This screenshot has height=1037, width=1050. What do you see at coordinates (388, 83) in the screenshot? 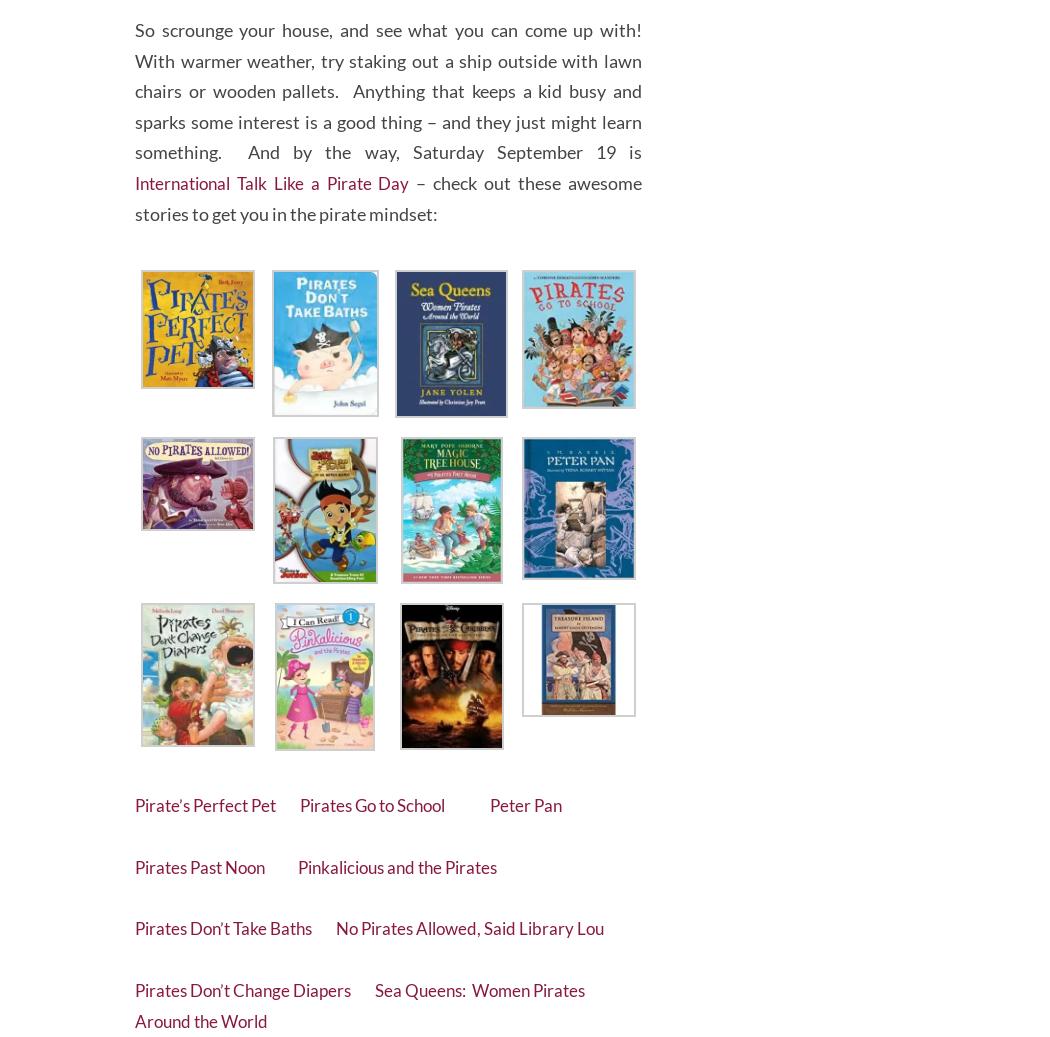
I see `'So scrounge your house, and see what you can come up with! With warmer weather, try staking out a ship outside with lawn chairs or wooden pallets.  Anything that keeps a kid busy and sparks some interest is a good thing – and they just might learn something.  And by the way, Saturday September 19 is'` at bounding box center [388, 83].